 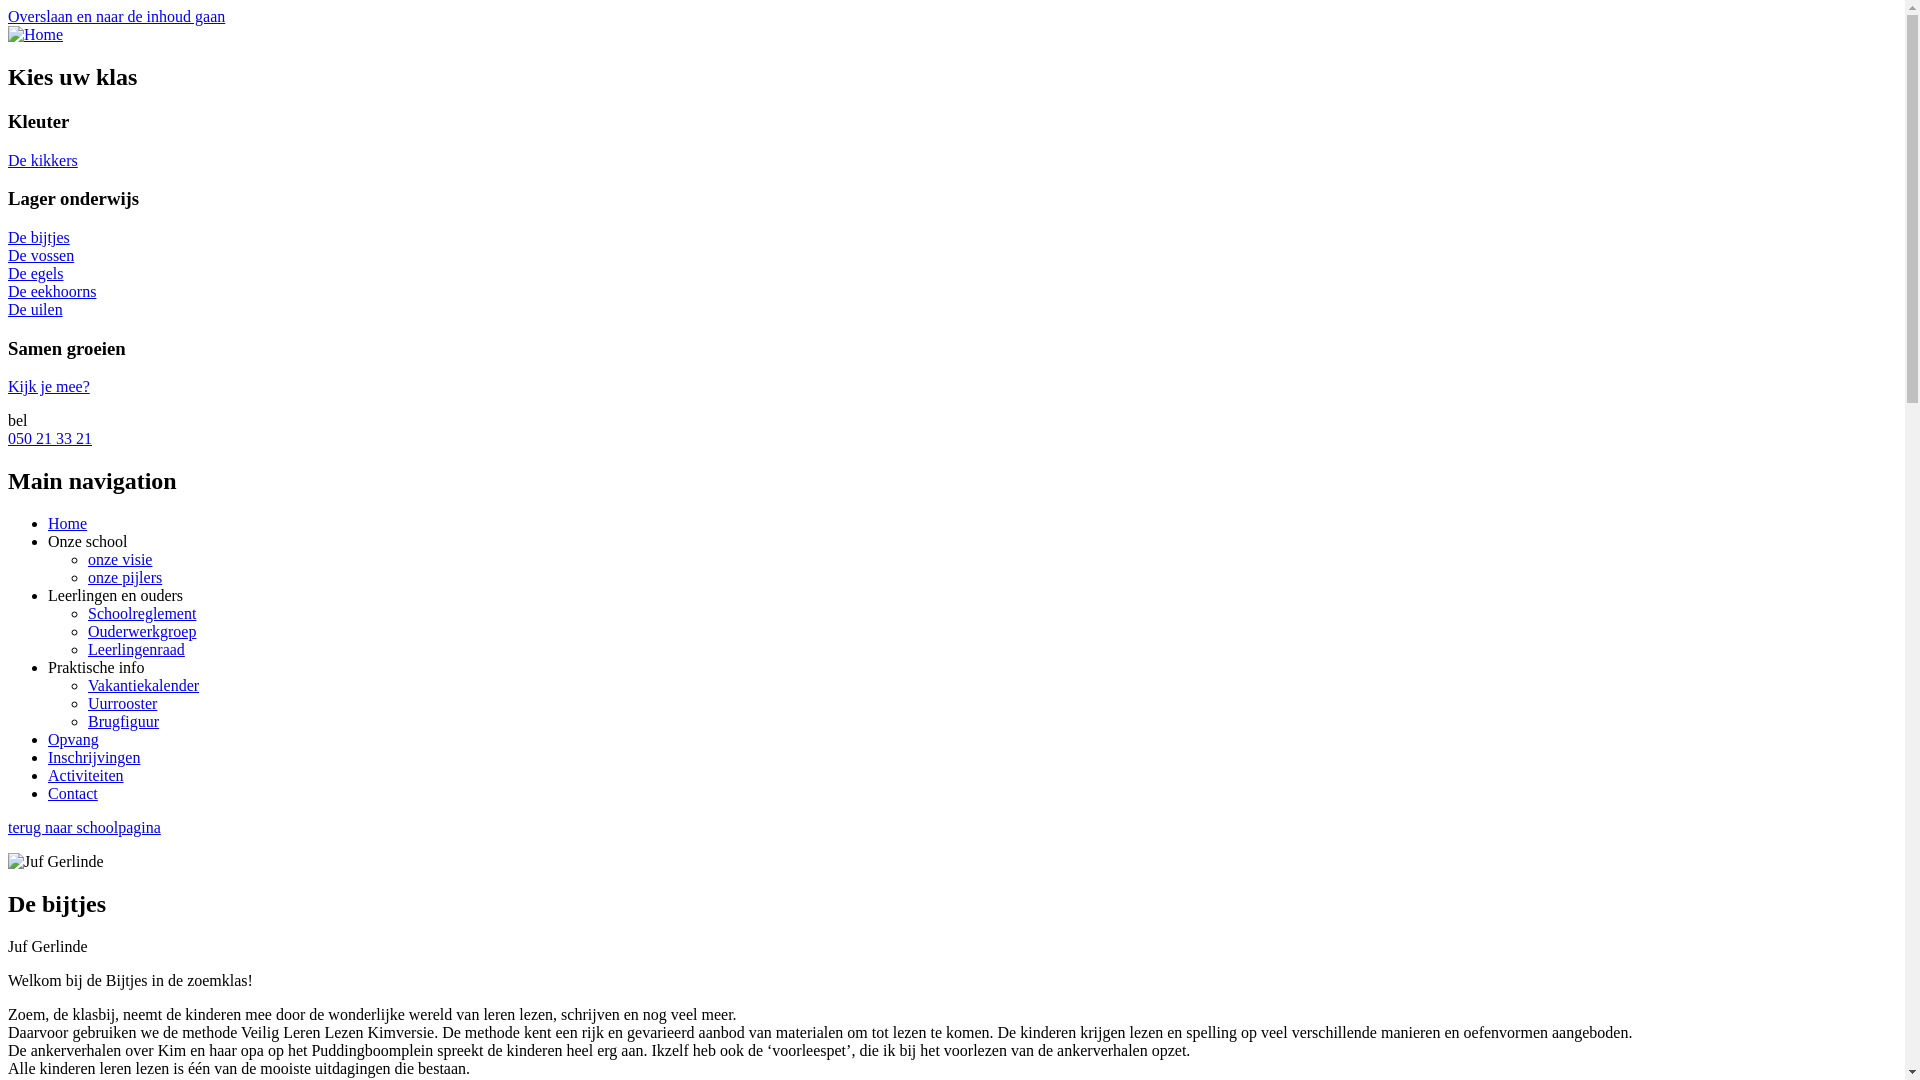 What do you see at coordinates (141, 631) in the screenshot?
I see `'Ouderwerkgroep'` at bounding box center [141, 631].